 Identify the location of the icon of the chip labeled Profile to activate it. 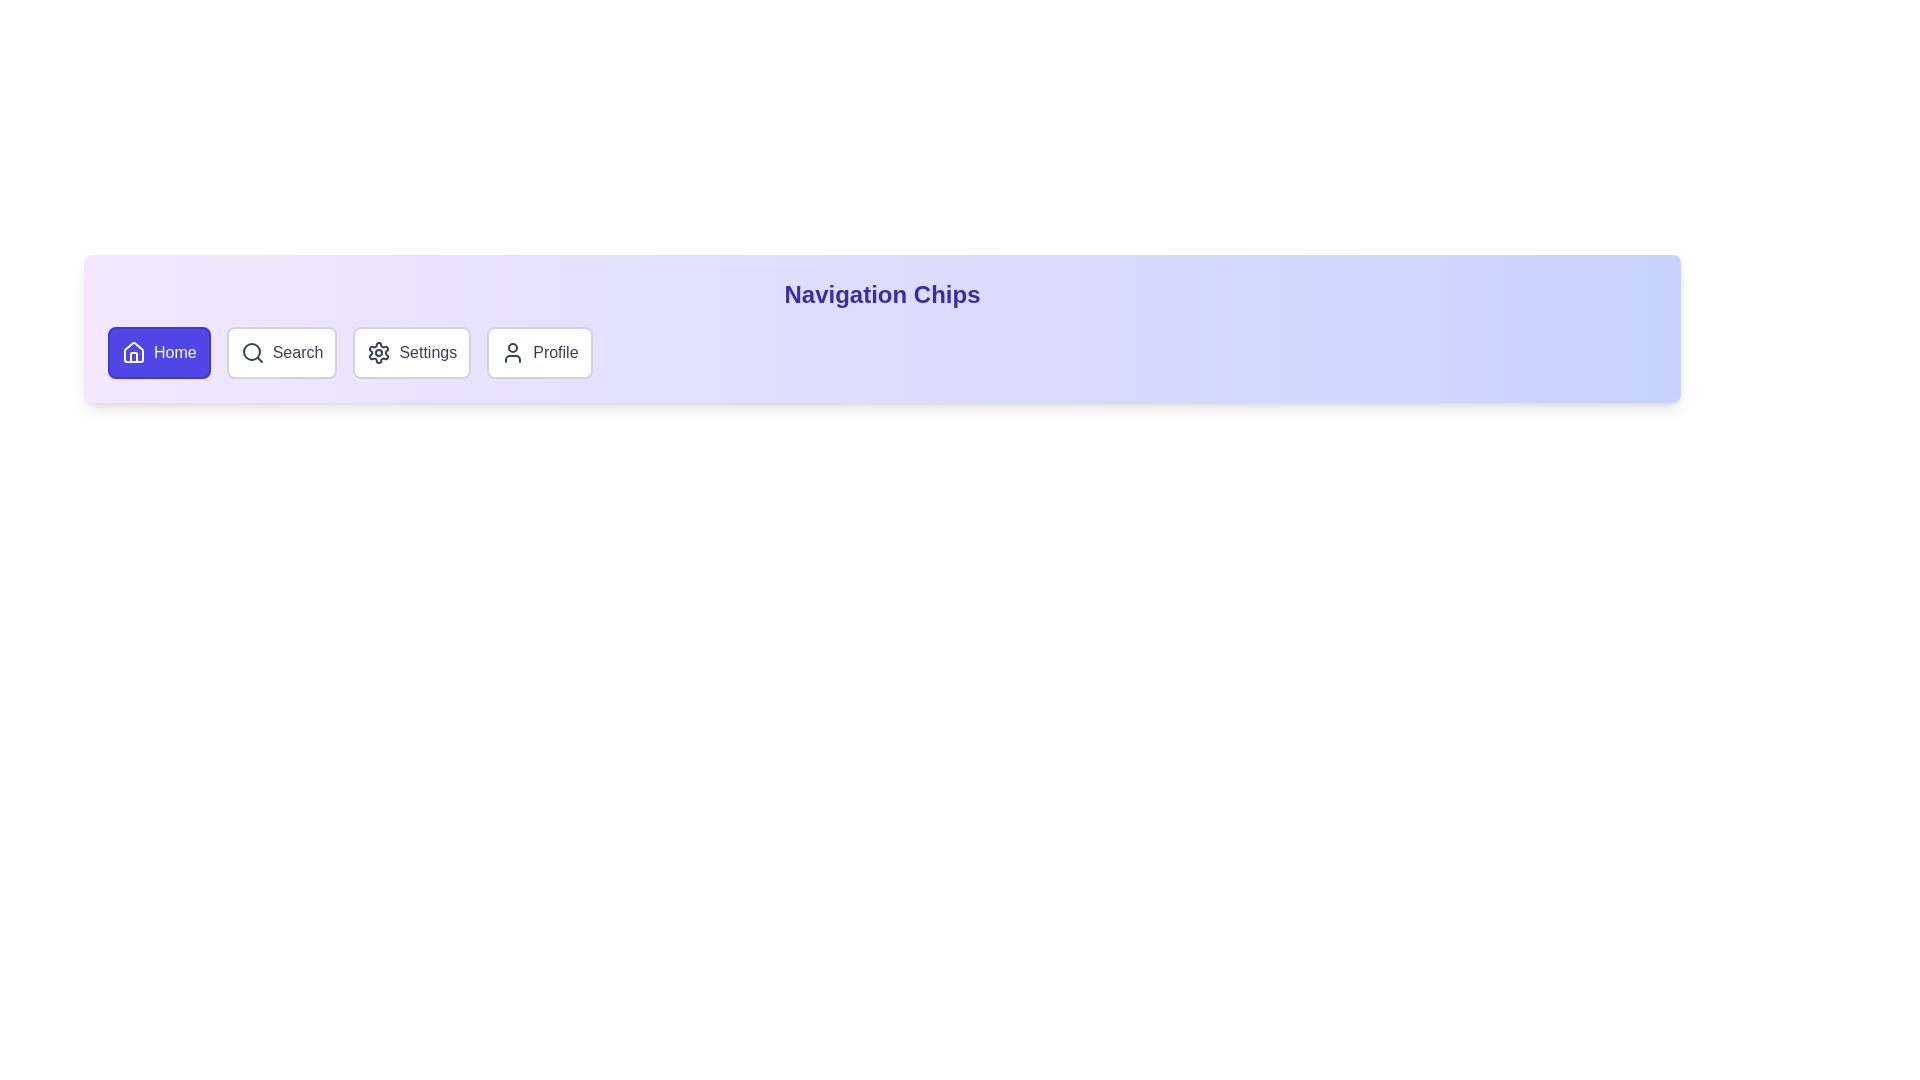
(513, 352).